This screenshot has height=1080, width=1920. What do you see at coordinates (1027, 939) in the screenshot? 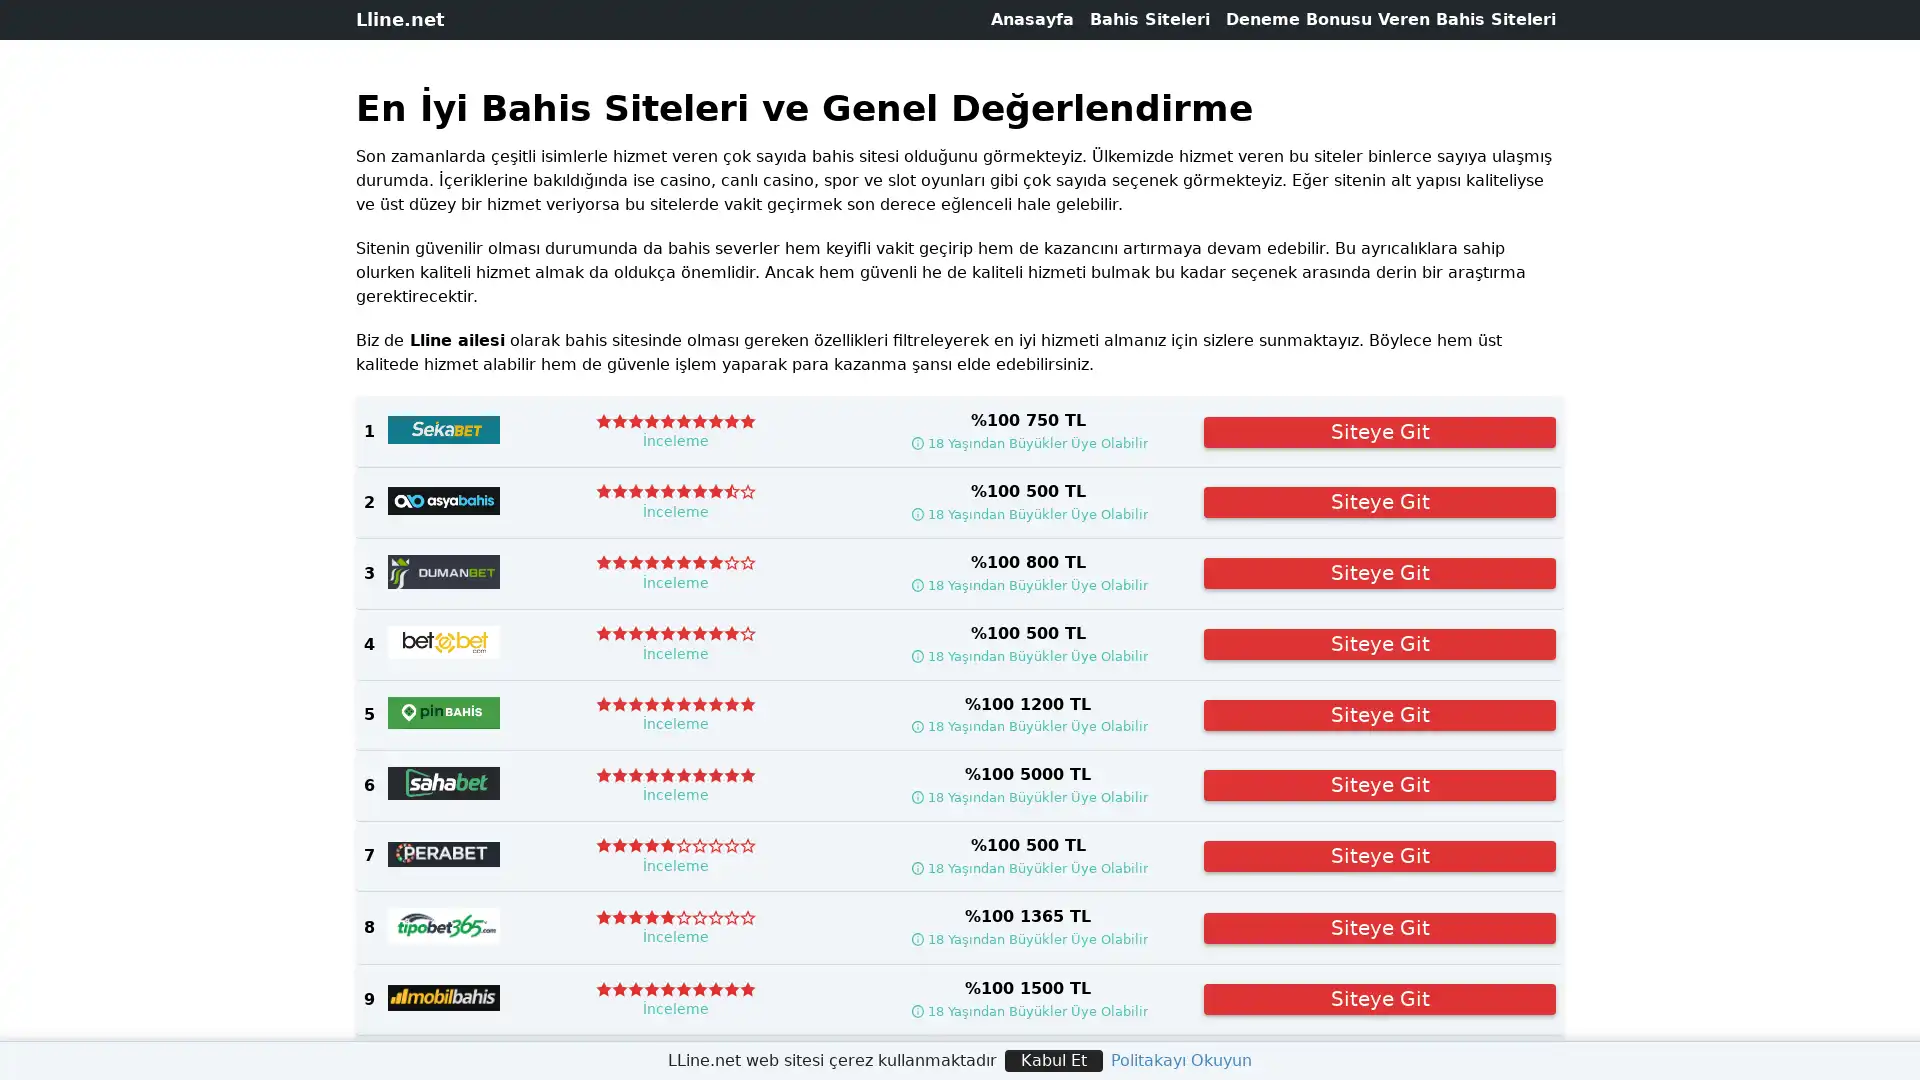
I see `Load terms and conditions` at bounding box center [1027, 939].